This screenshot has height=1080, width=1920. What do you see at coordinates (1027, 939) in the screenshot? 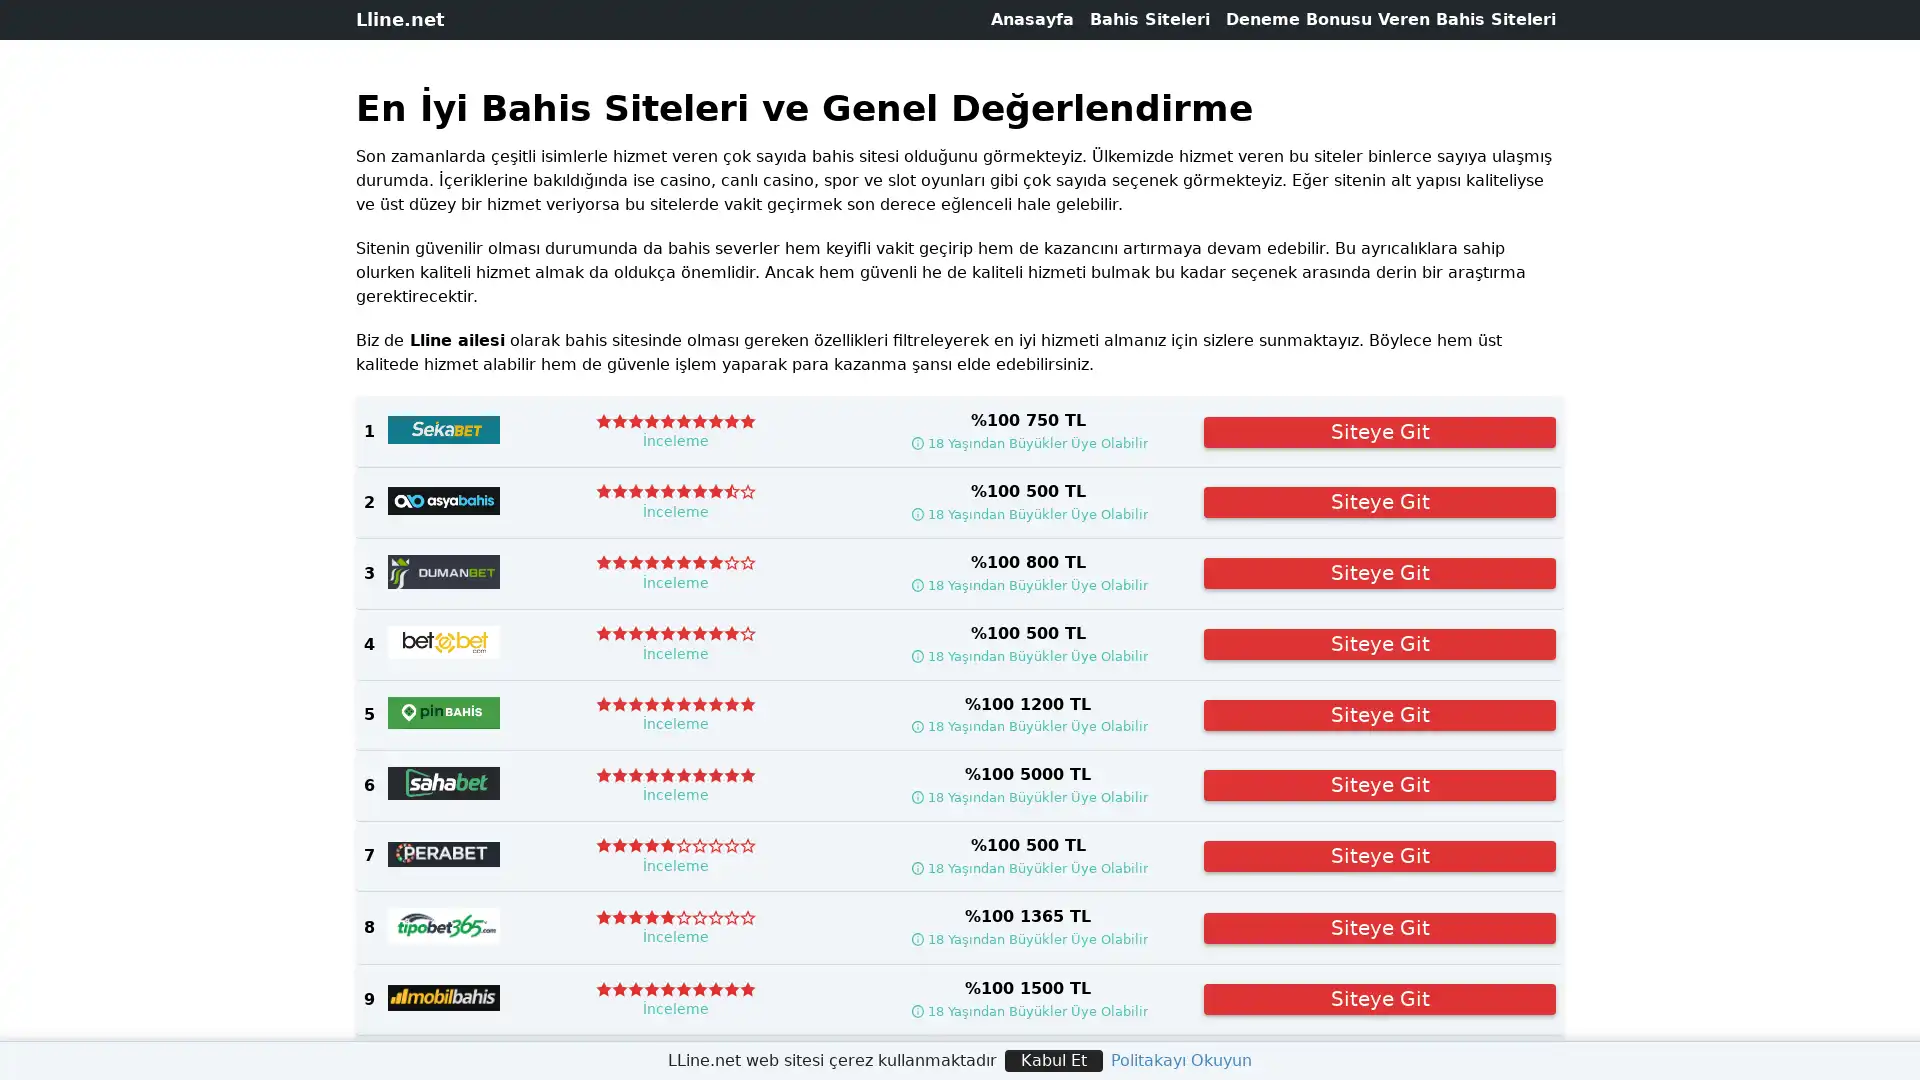
I see `Load terms and conditions` at bounding box center [1027, 939].